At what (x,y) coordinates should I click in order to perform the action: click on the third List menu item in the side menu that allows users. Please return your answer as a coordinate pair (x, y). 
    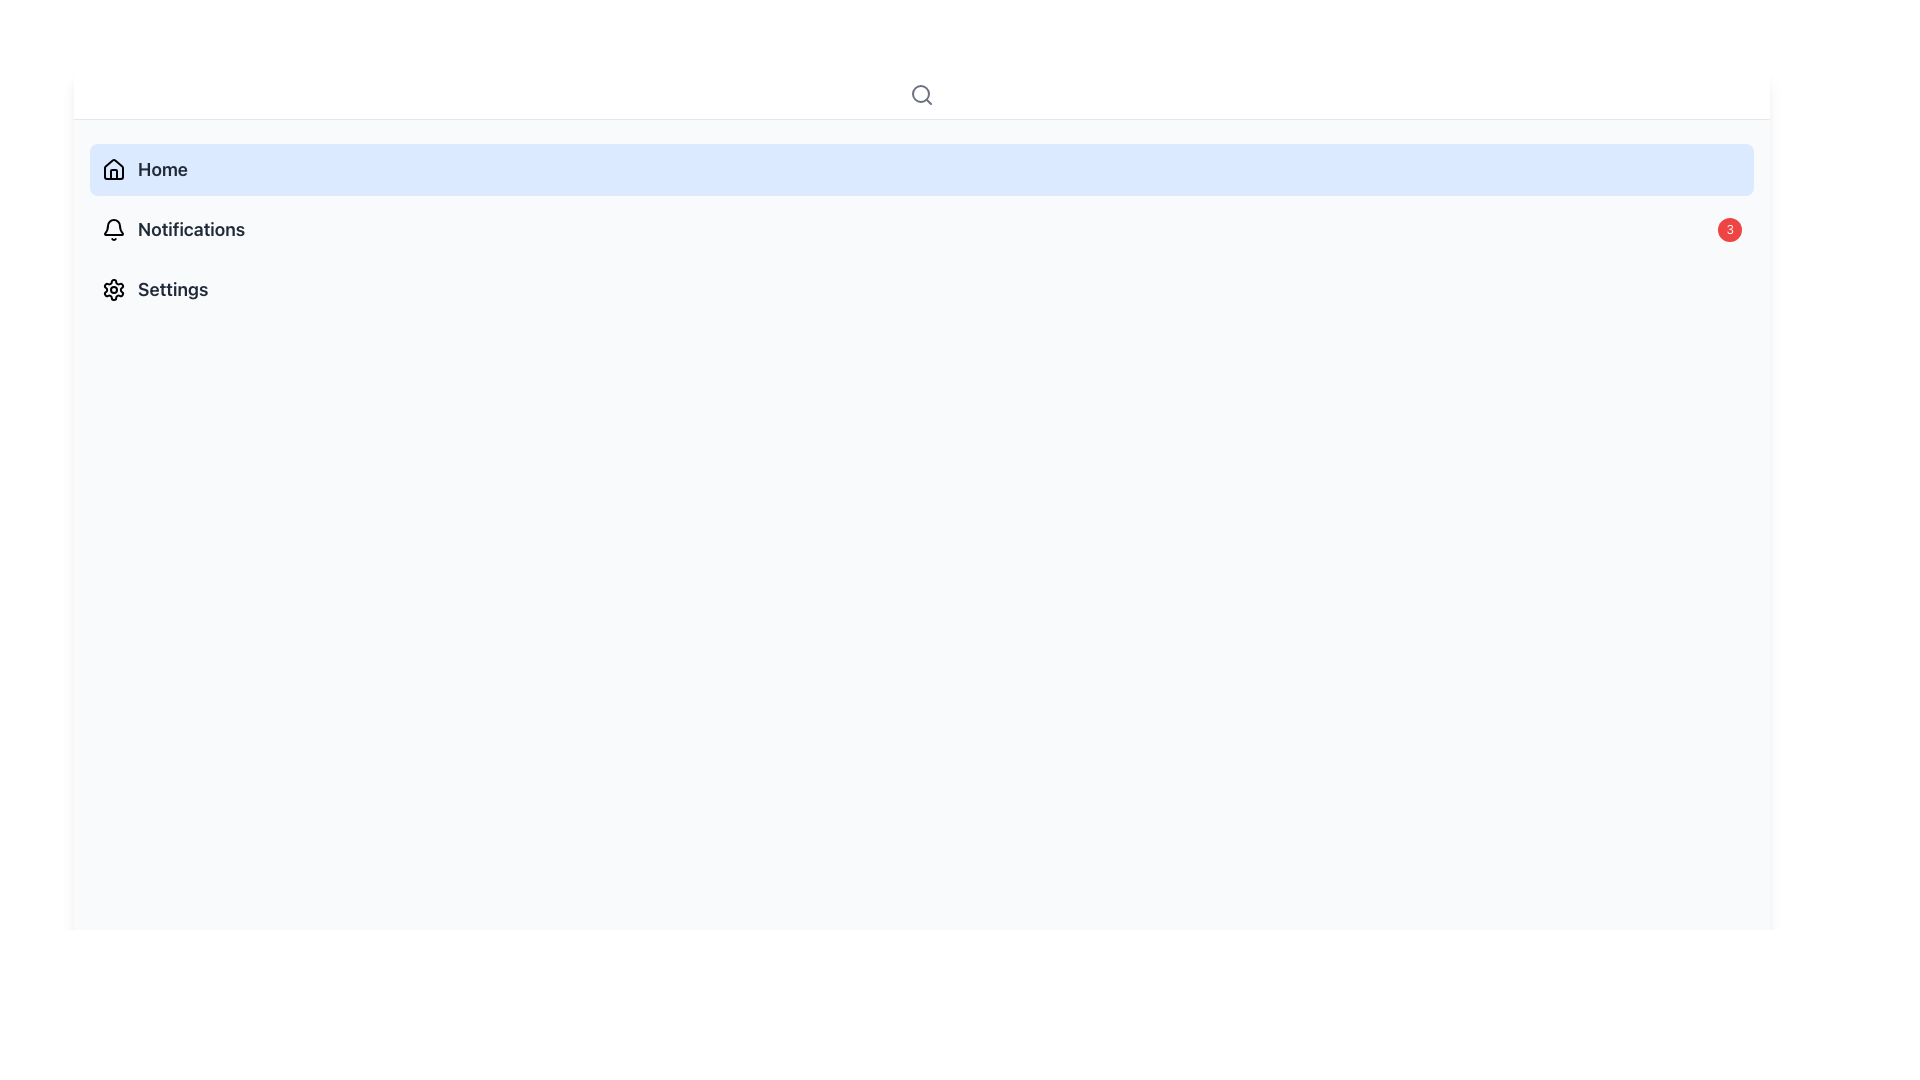
    Looking at the image, I should click on (154, 289).